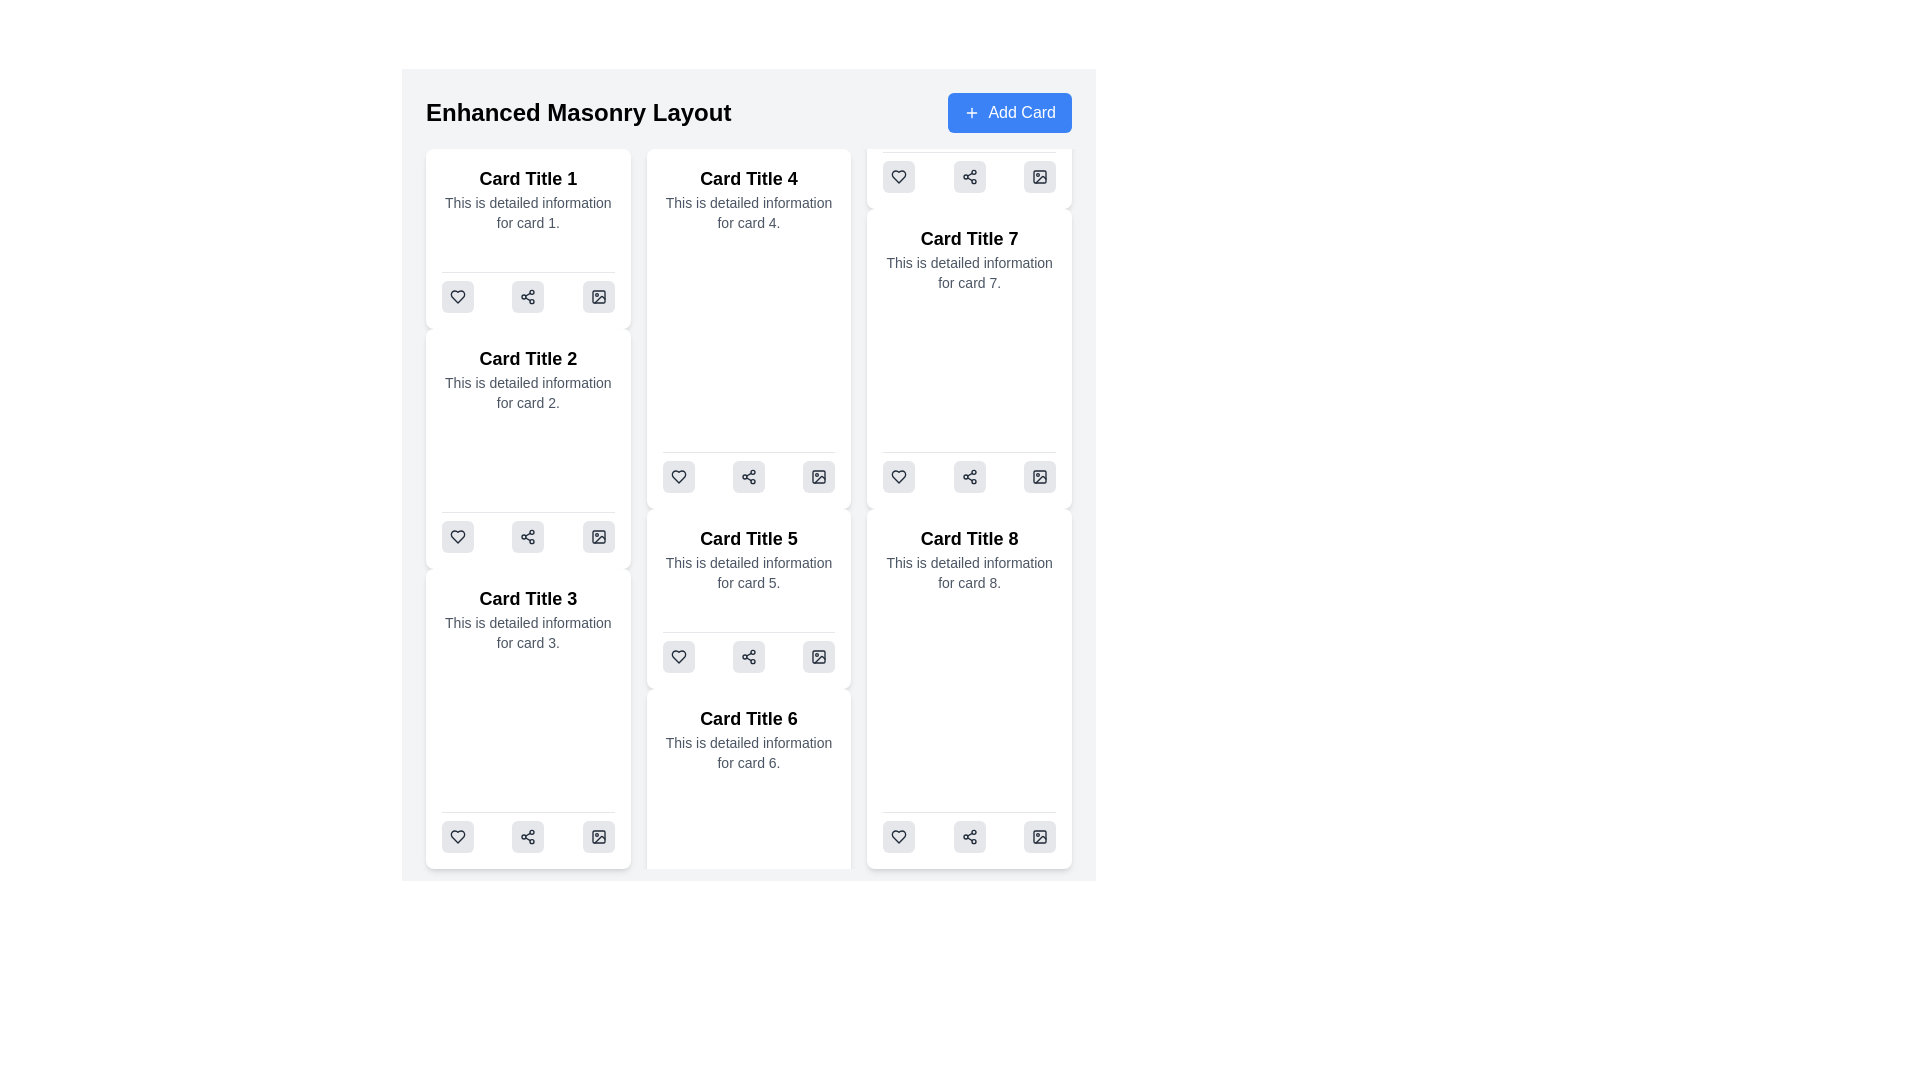 The image size is (1920, 1080). What do you see at coordinates (1040, 837) in the screenshot?
I see `the square button with a light gray background and an image icon, which is the third button in a horizontal row at the bottom-right corner of 'Card Title 8'` at bounding box center [1040, 837].